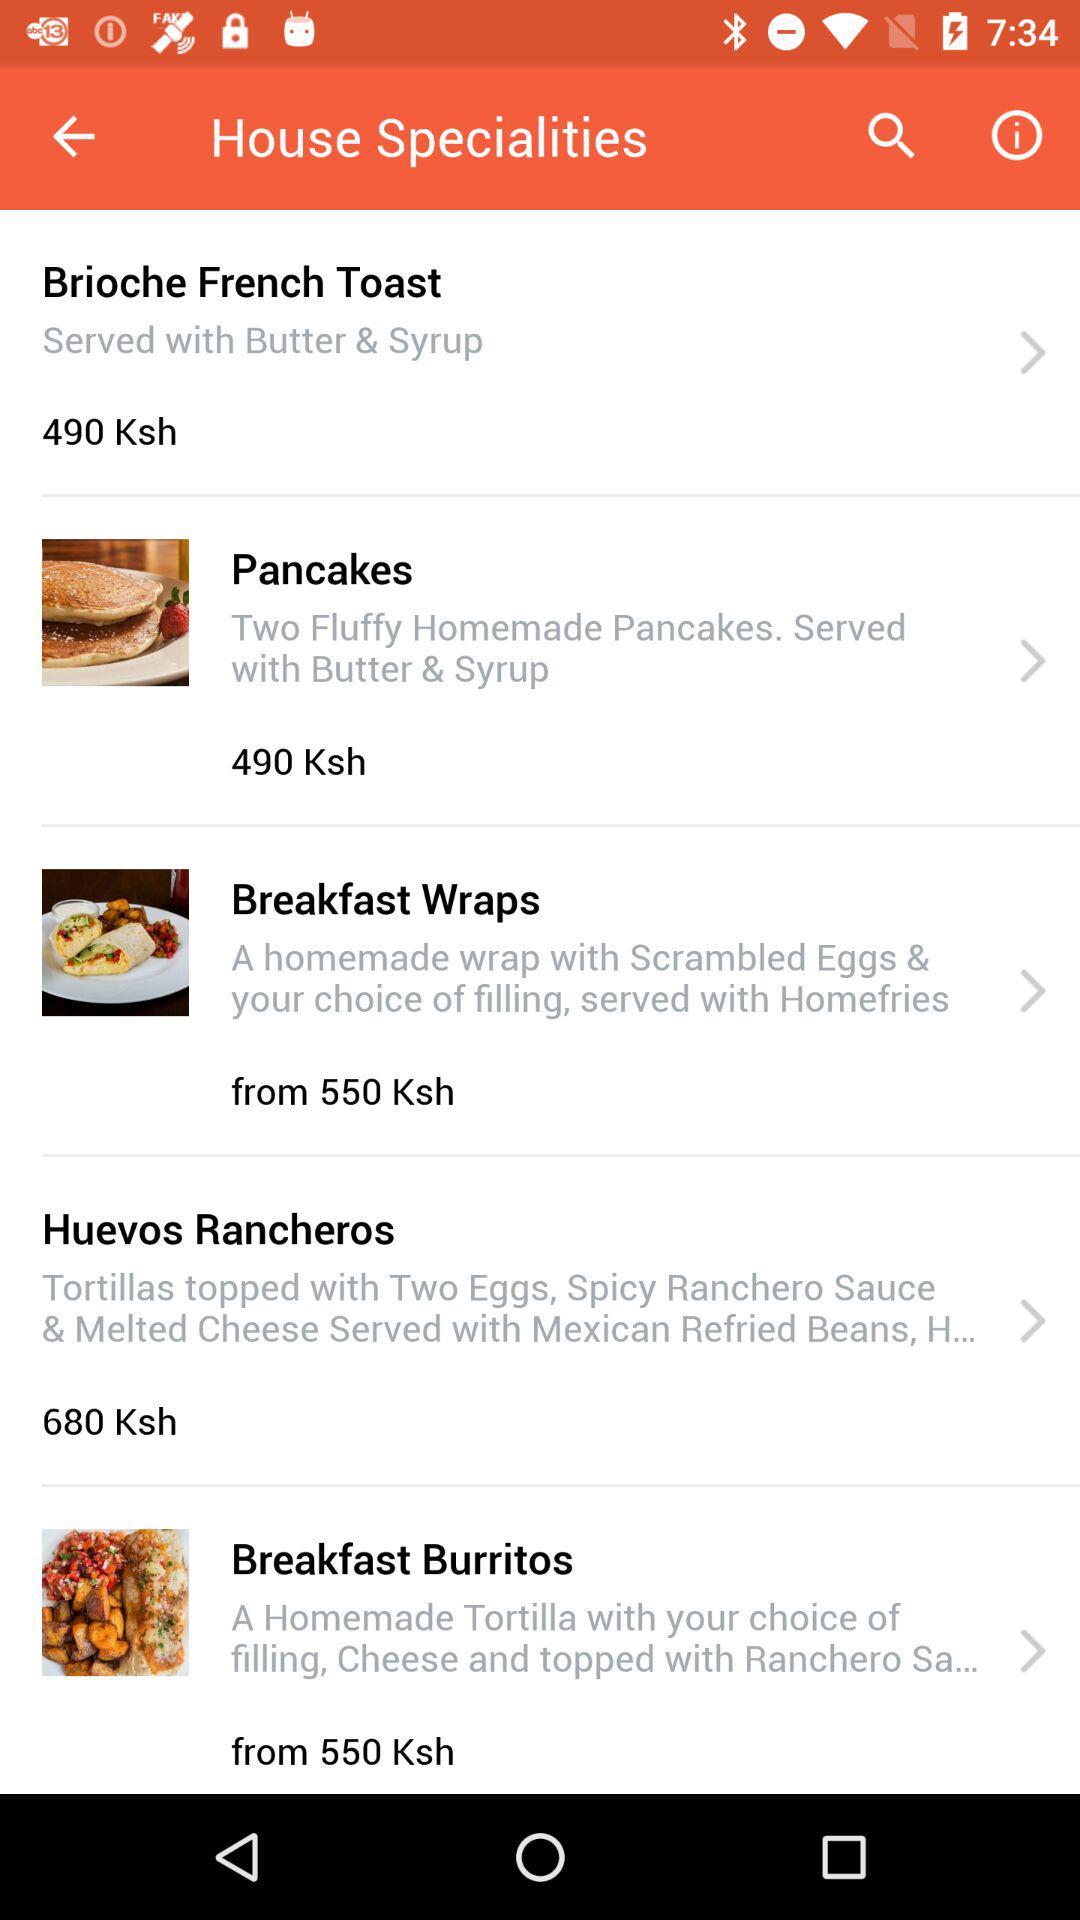  What do you see at coordinates (1032, 661) in the screenshot?
I see `item next to two fluffy homemade item` at bounding box center [1032, 661].